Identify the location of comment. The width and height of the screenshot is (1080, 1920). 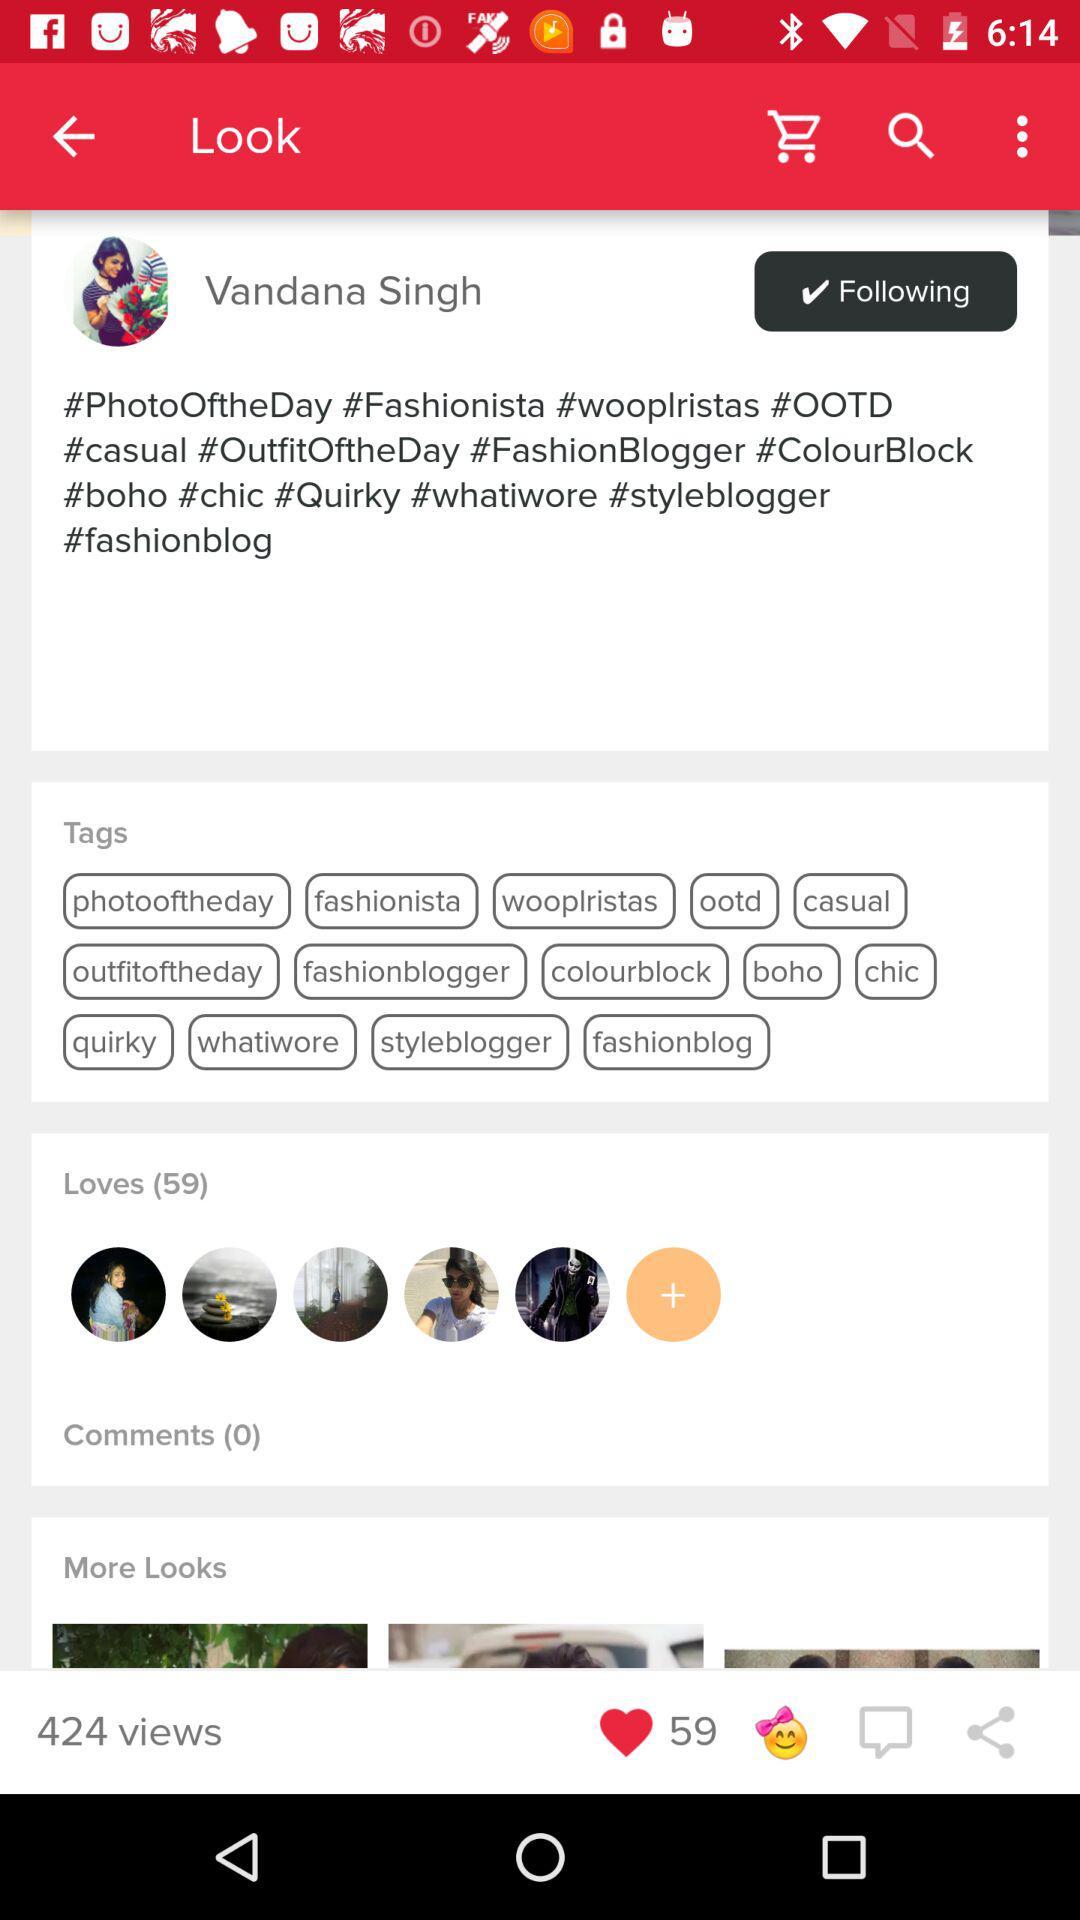
(884, 1731).